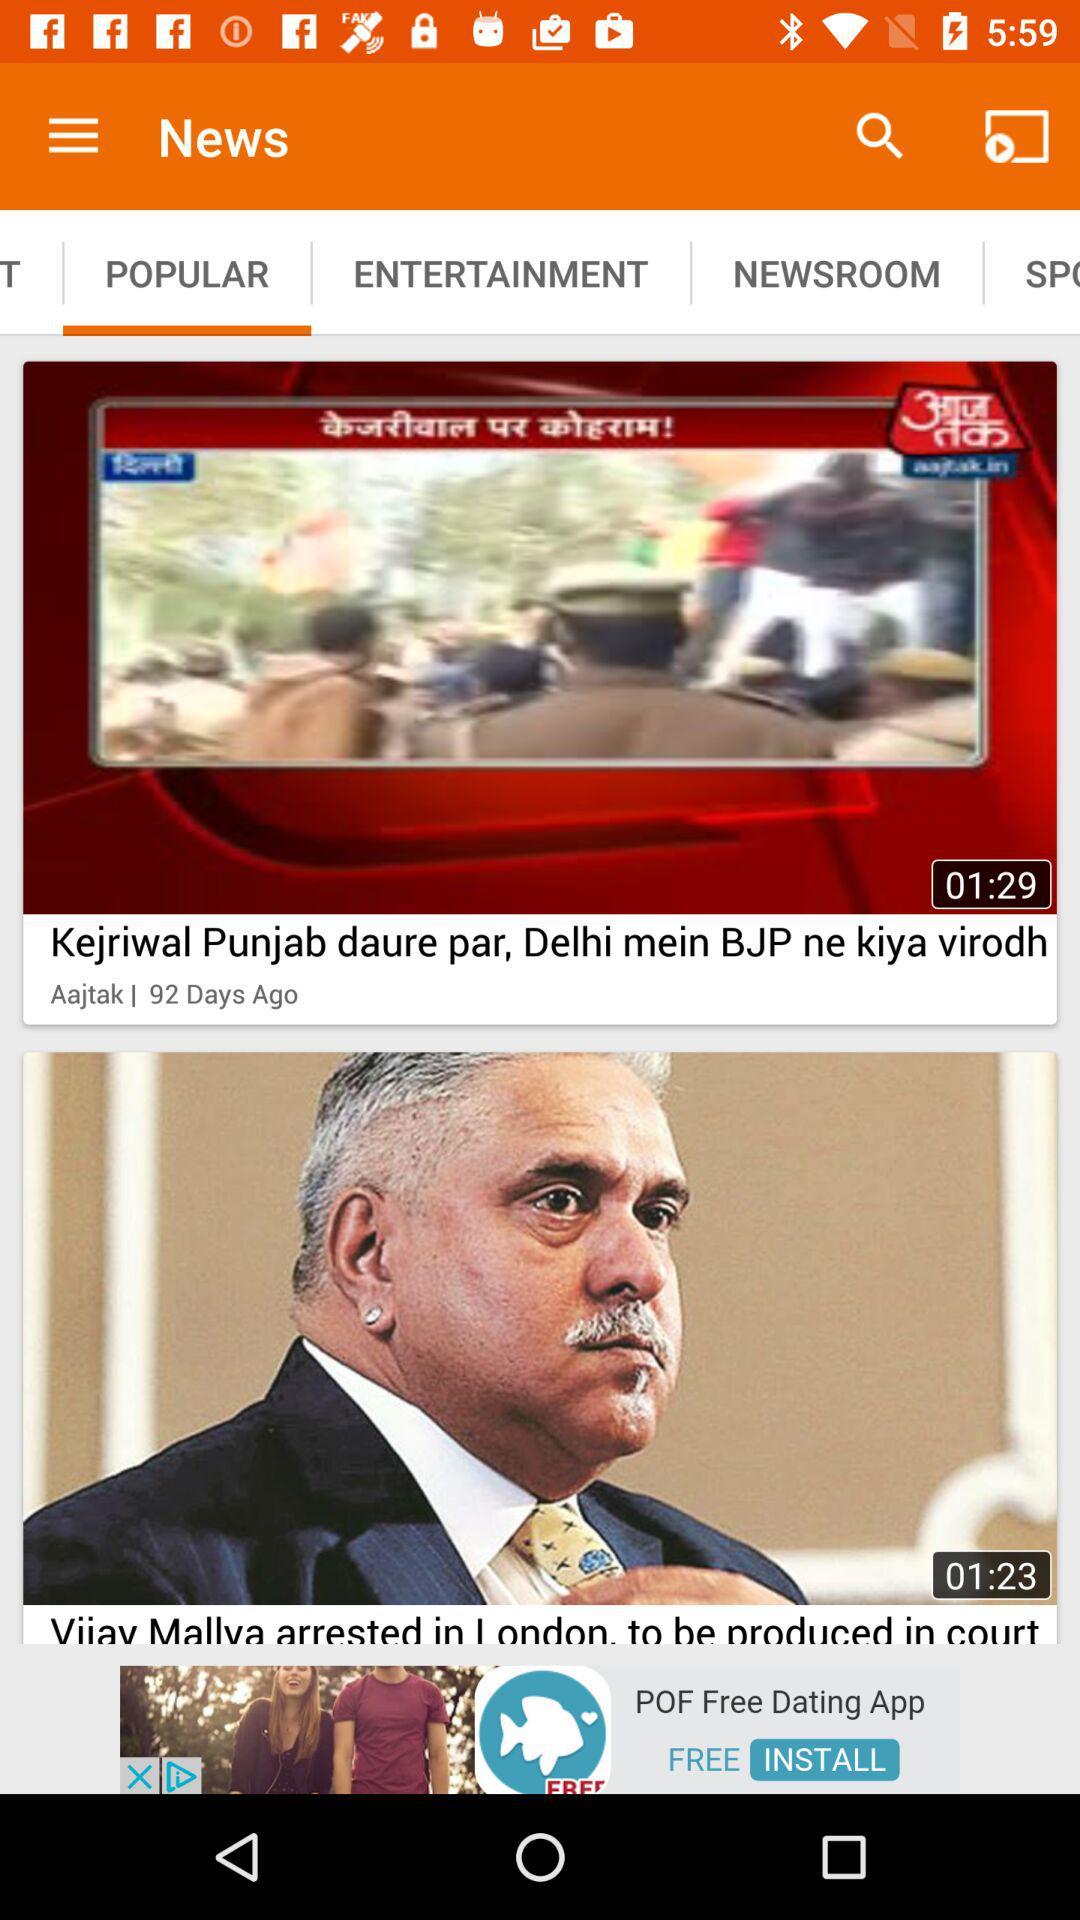 The width and height of the screenshot is (1080, 1920). What do you see at coordinates (837, 272) in the screenshot?
I see `the newsroom which is next to entertainment` at bounding box center [837, 272].